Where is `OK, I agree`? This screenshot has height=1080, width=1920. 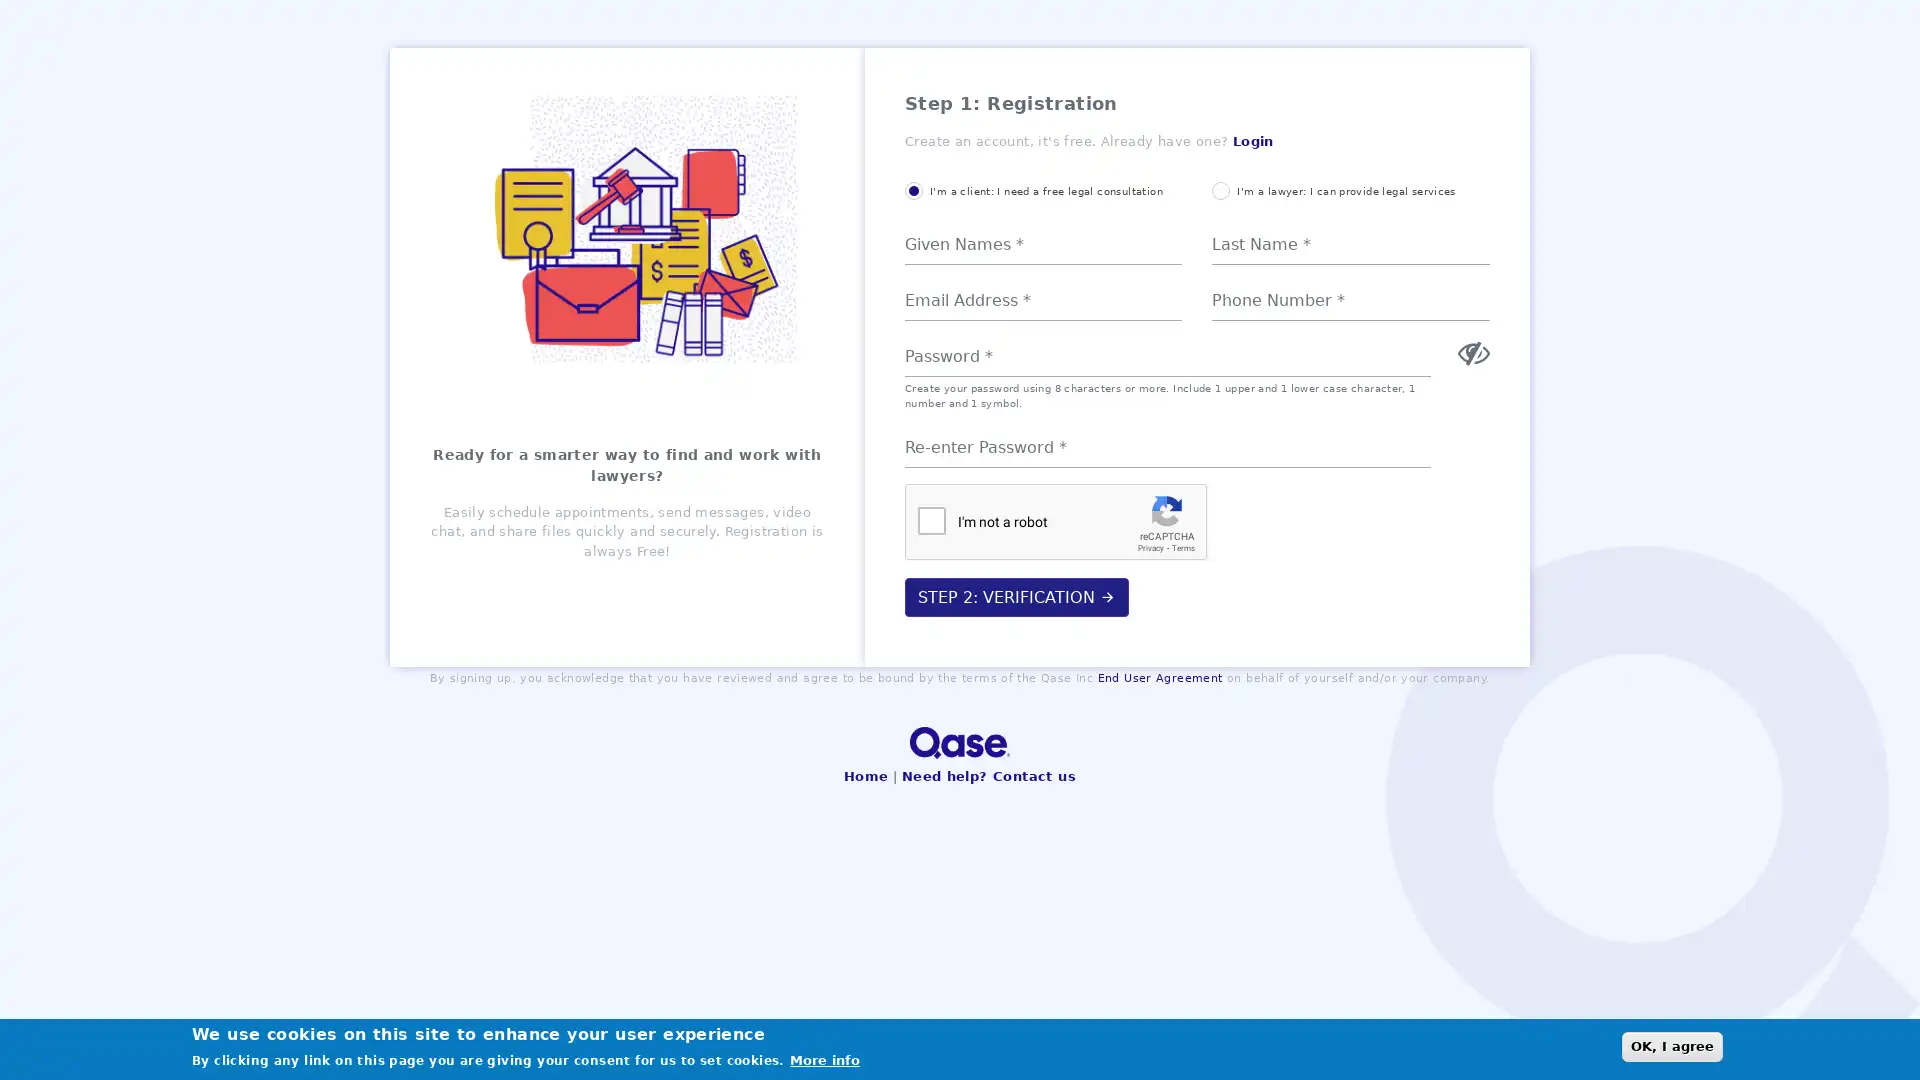
OK, I agree is located at coordinates (1672, 1045).